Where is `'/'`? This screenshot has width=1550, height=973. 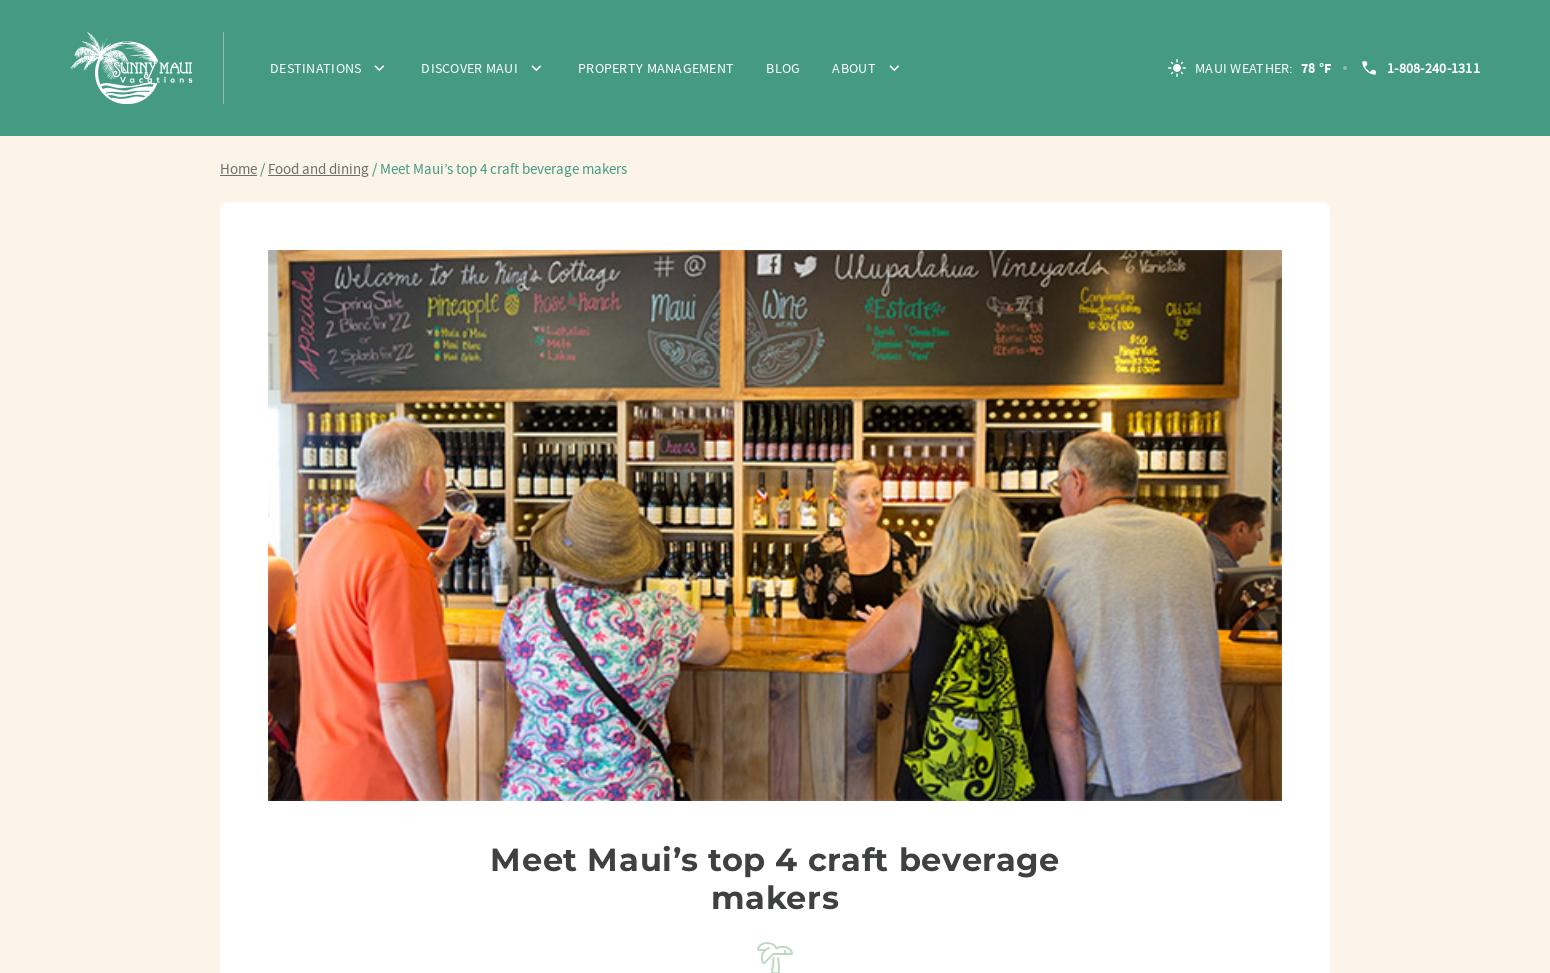 '/' is located at coordinates (262, 169).